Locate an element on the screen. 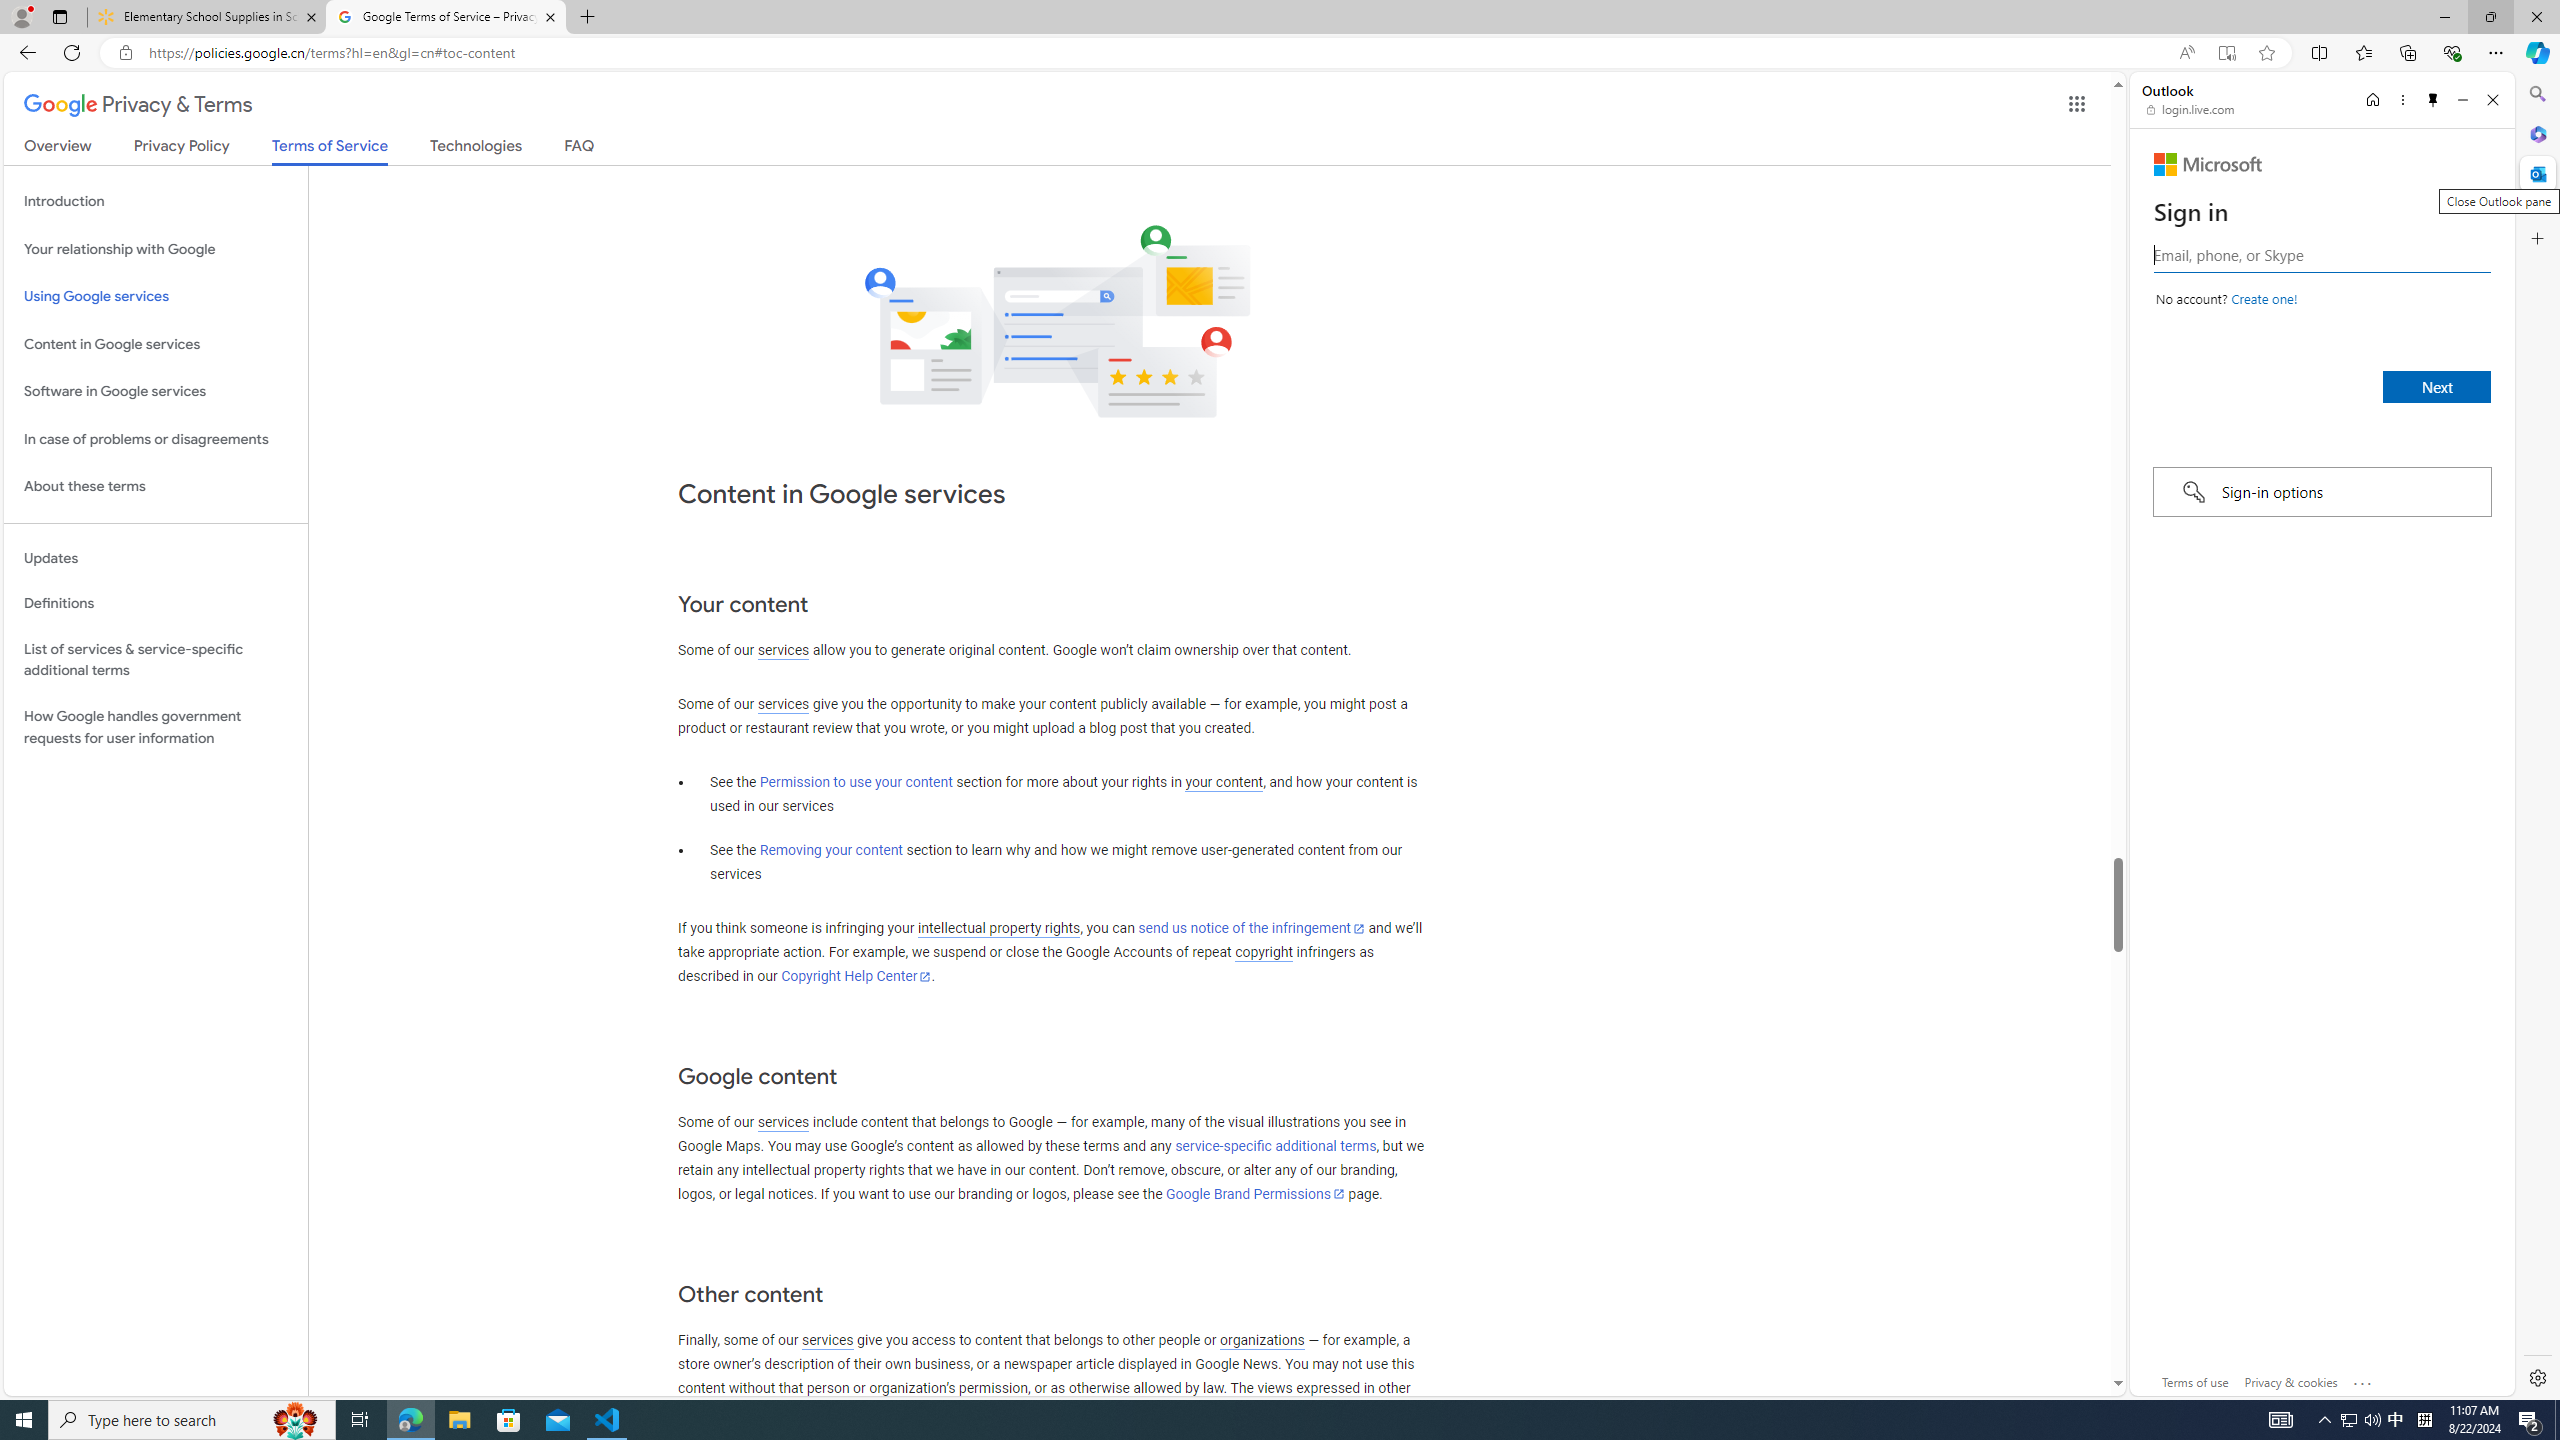 The image size is (2560, 1440). 'Next' is located at coordinates (2437, 386).